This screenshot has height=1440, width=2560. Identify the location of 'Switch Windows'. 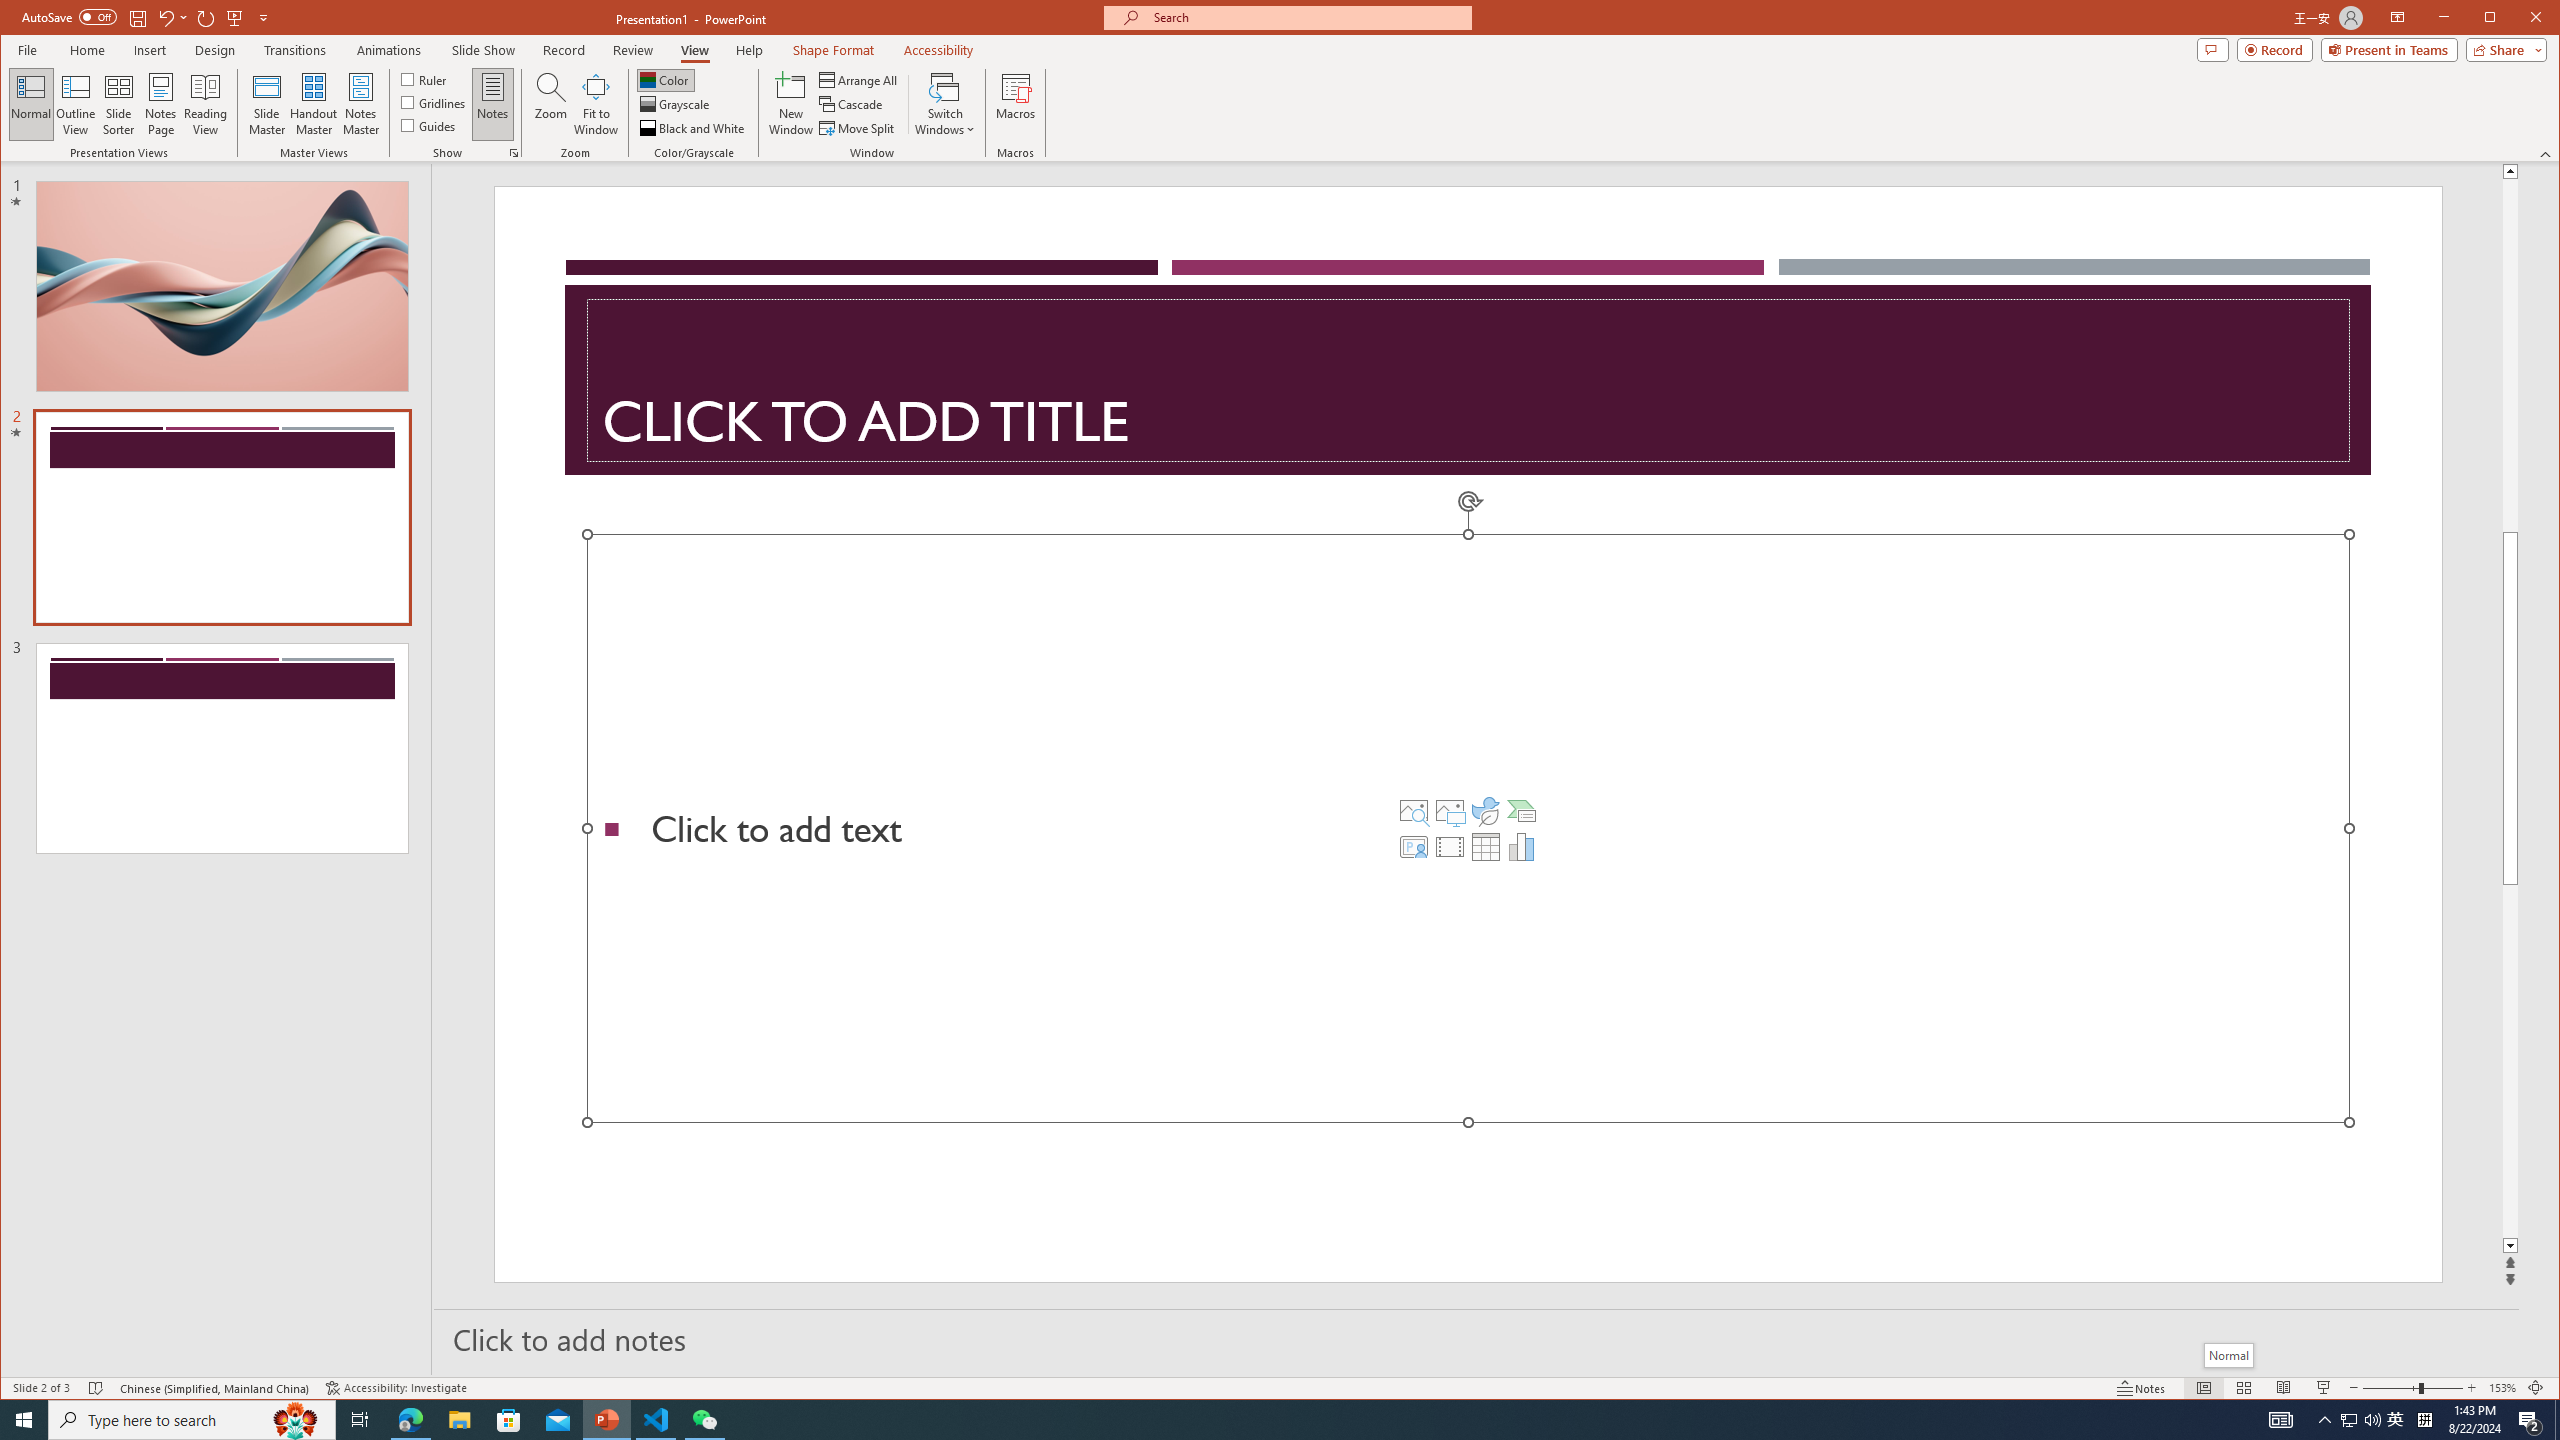
(945, 103).